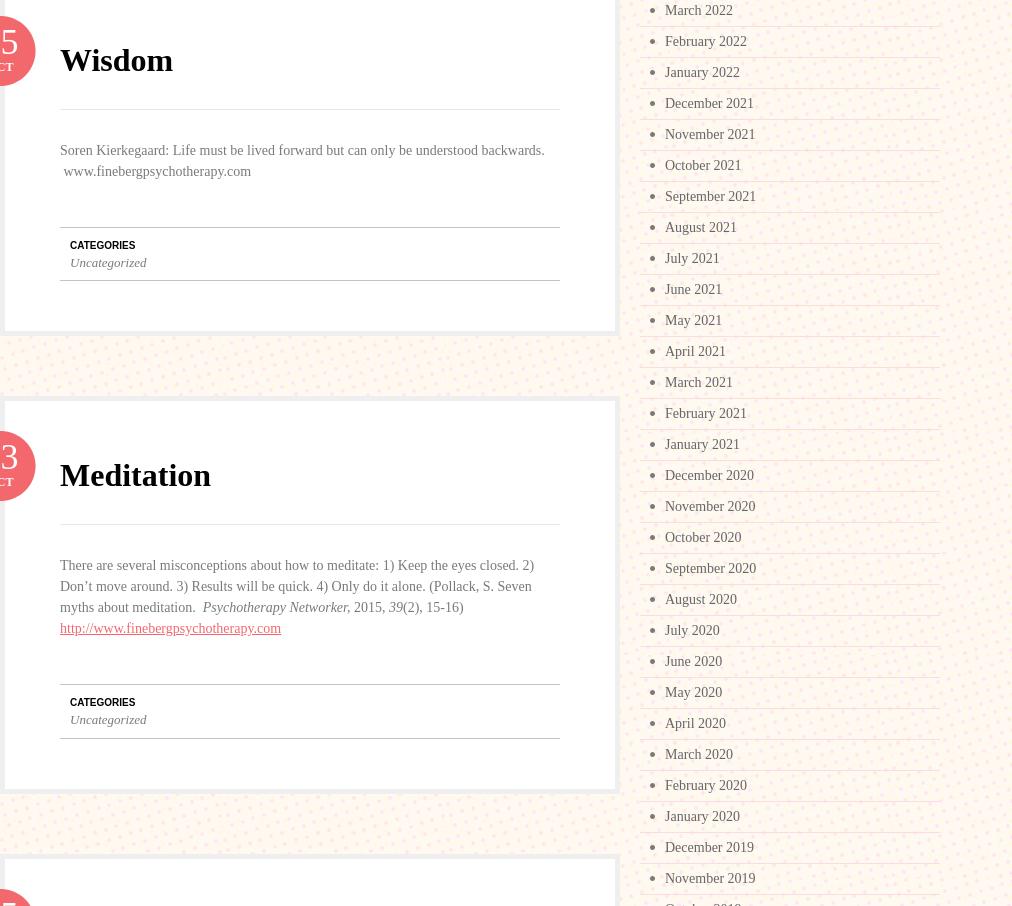 The height and width of the screenshot is (906, 1012). What do you see at coordinates (698, 753) in the screenshot?
I see `'March 2020'` at bounding box center [698, 753].